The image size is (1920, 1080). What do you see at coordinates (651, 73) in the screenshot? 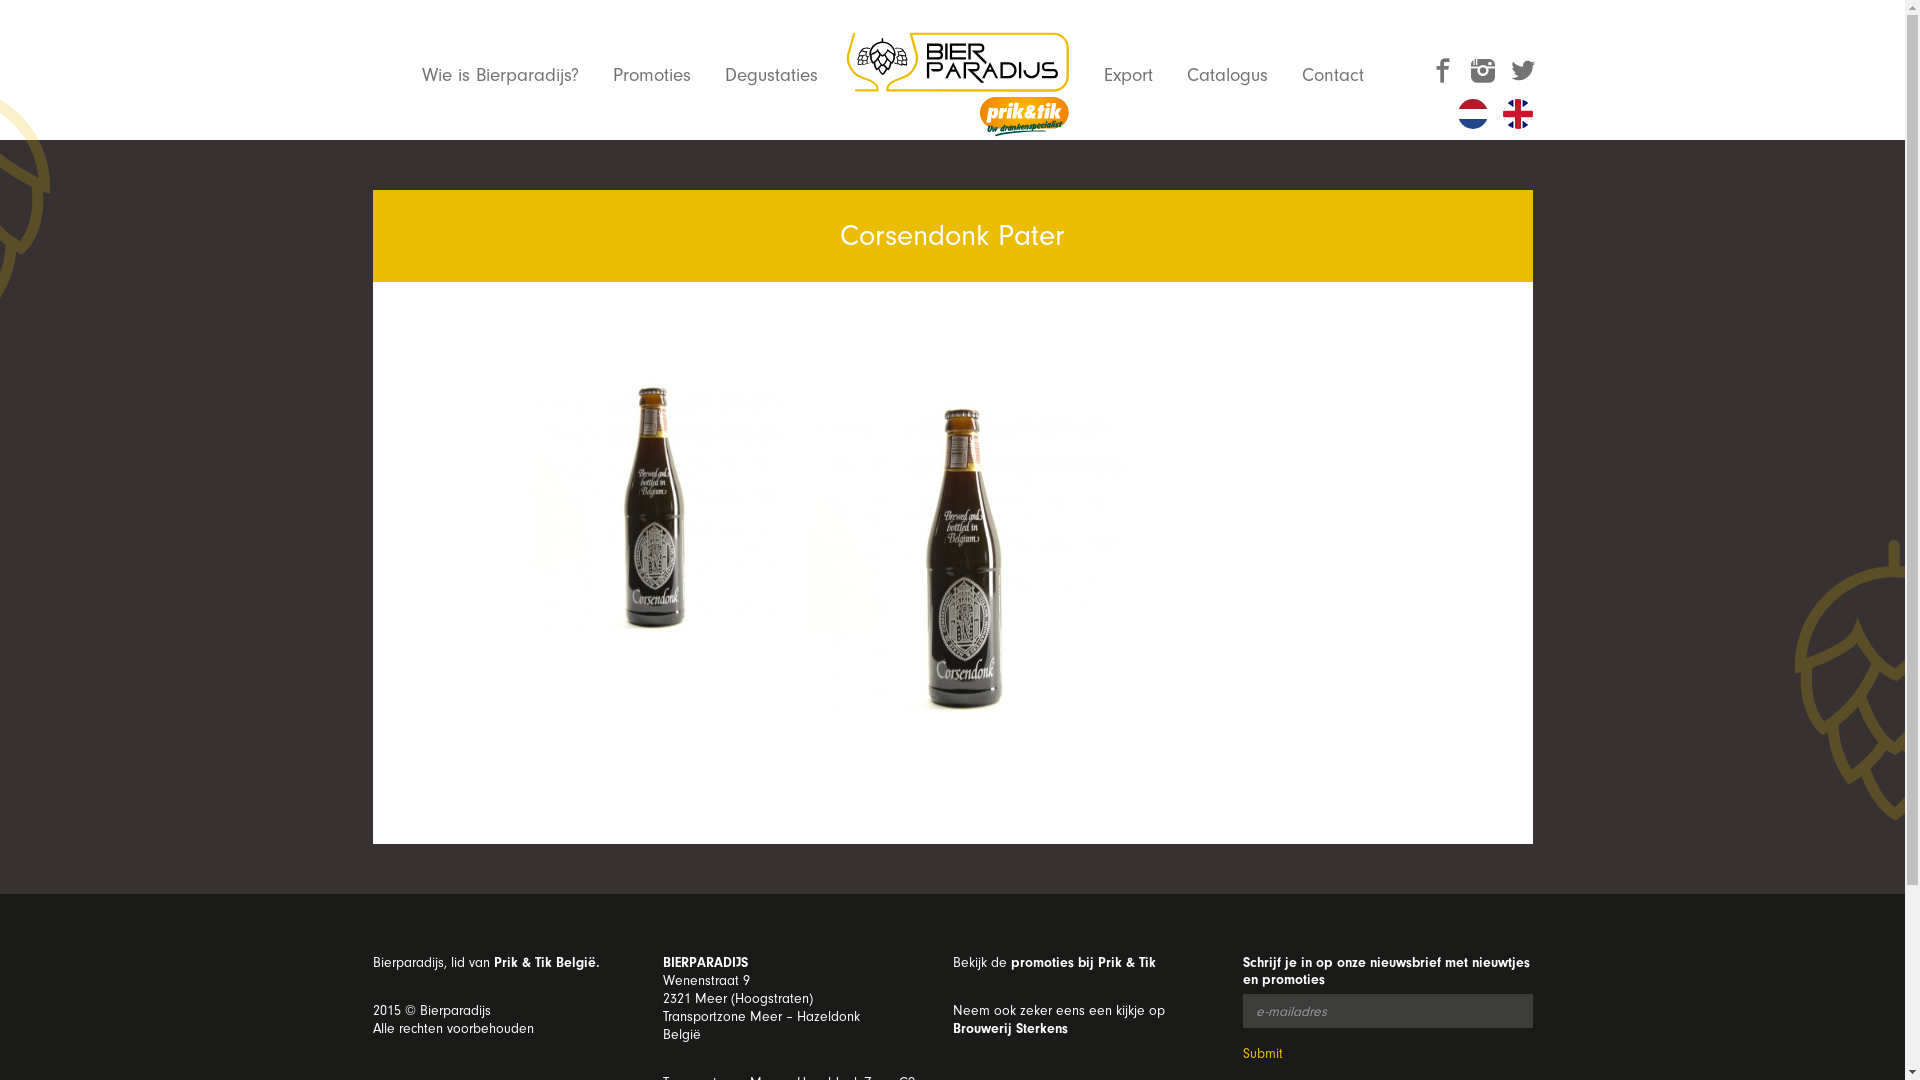
I see `'Promoties'` at bounding box center [651, 73].